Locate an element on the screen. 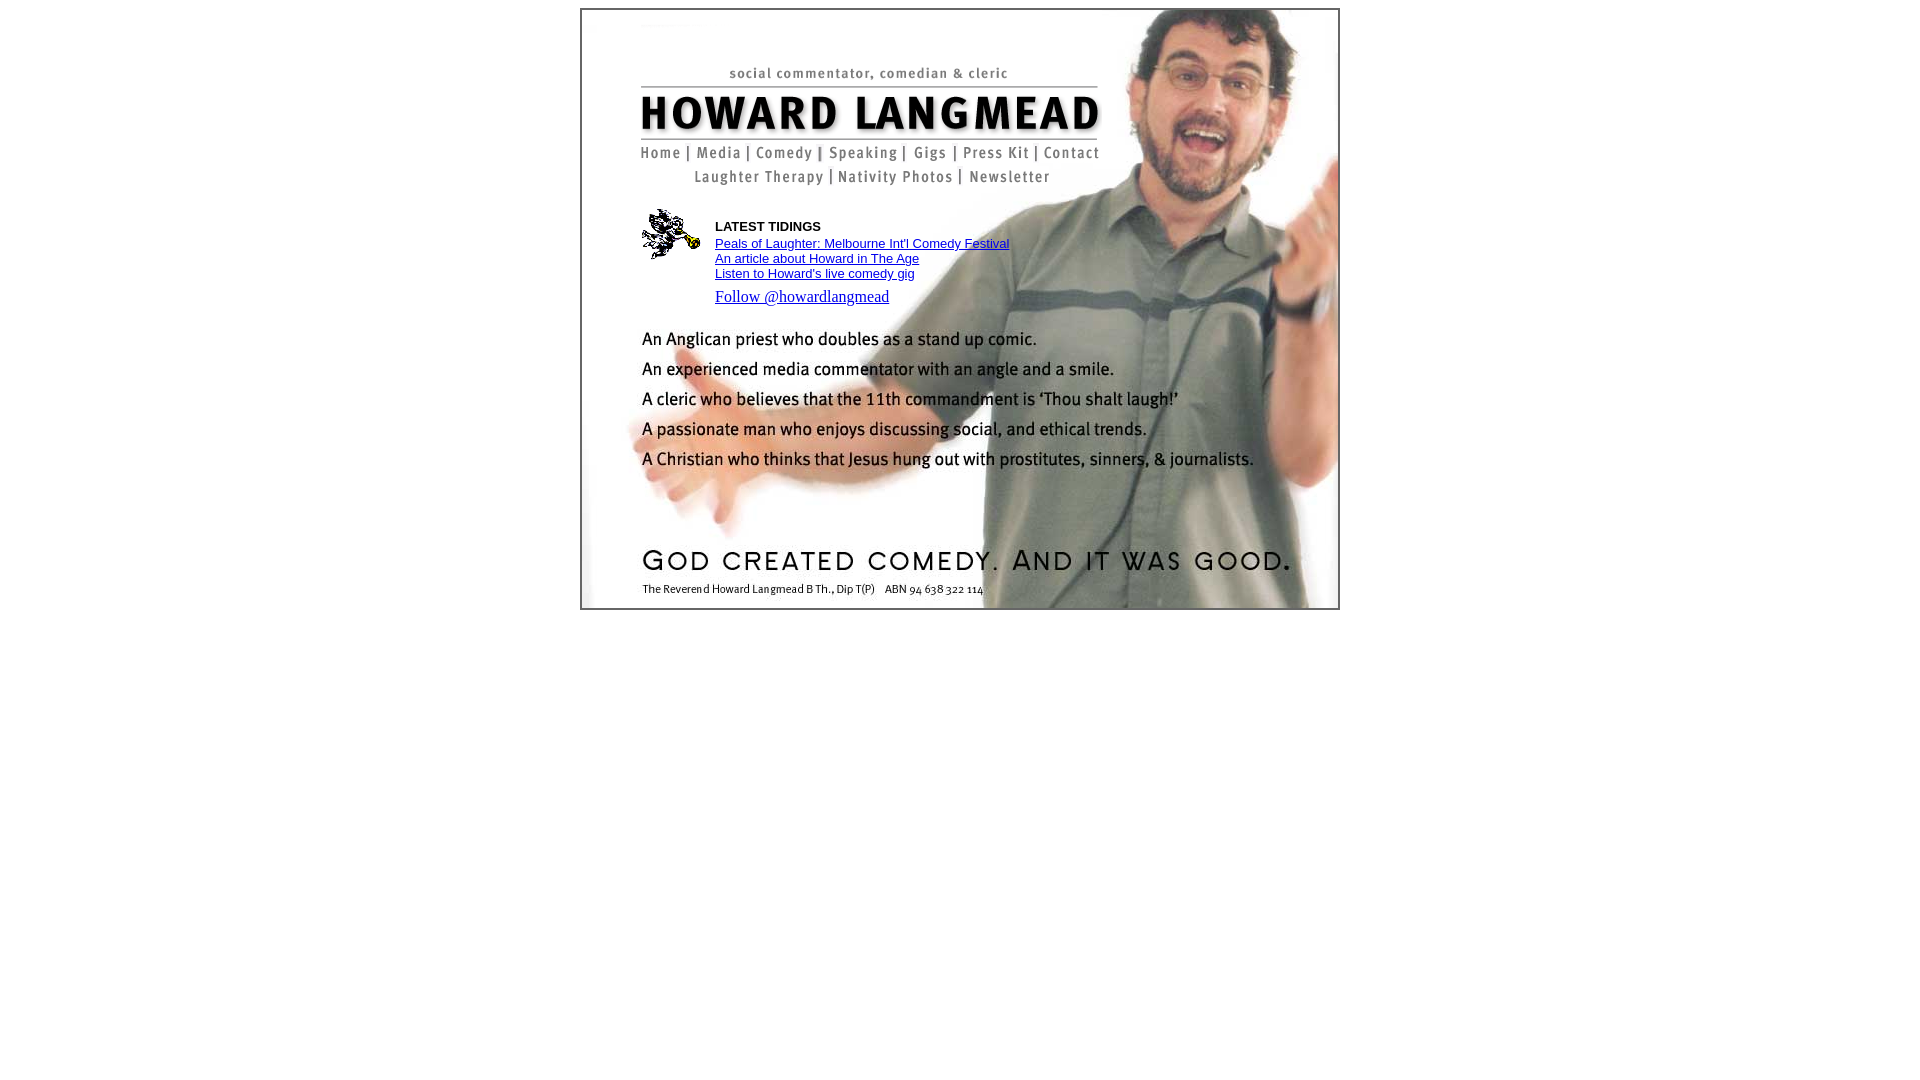  'An article about Howard in The Age' is located at coordinates (816, 257).